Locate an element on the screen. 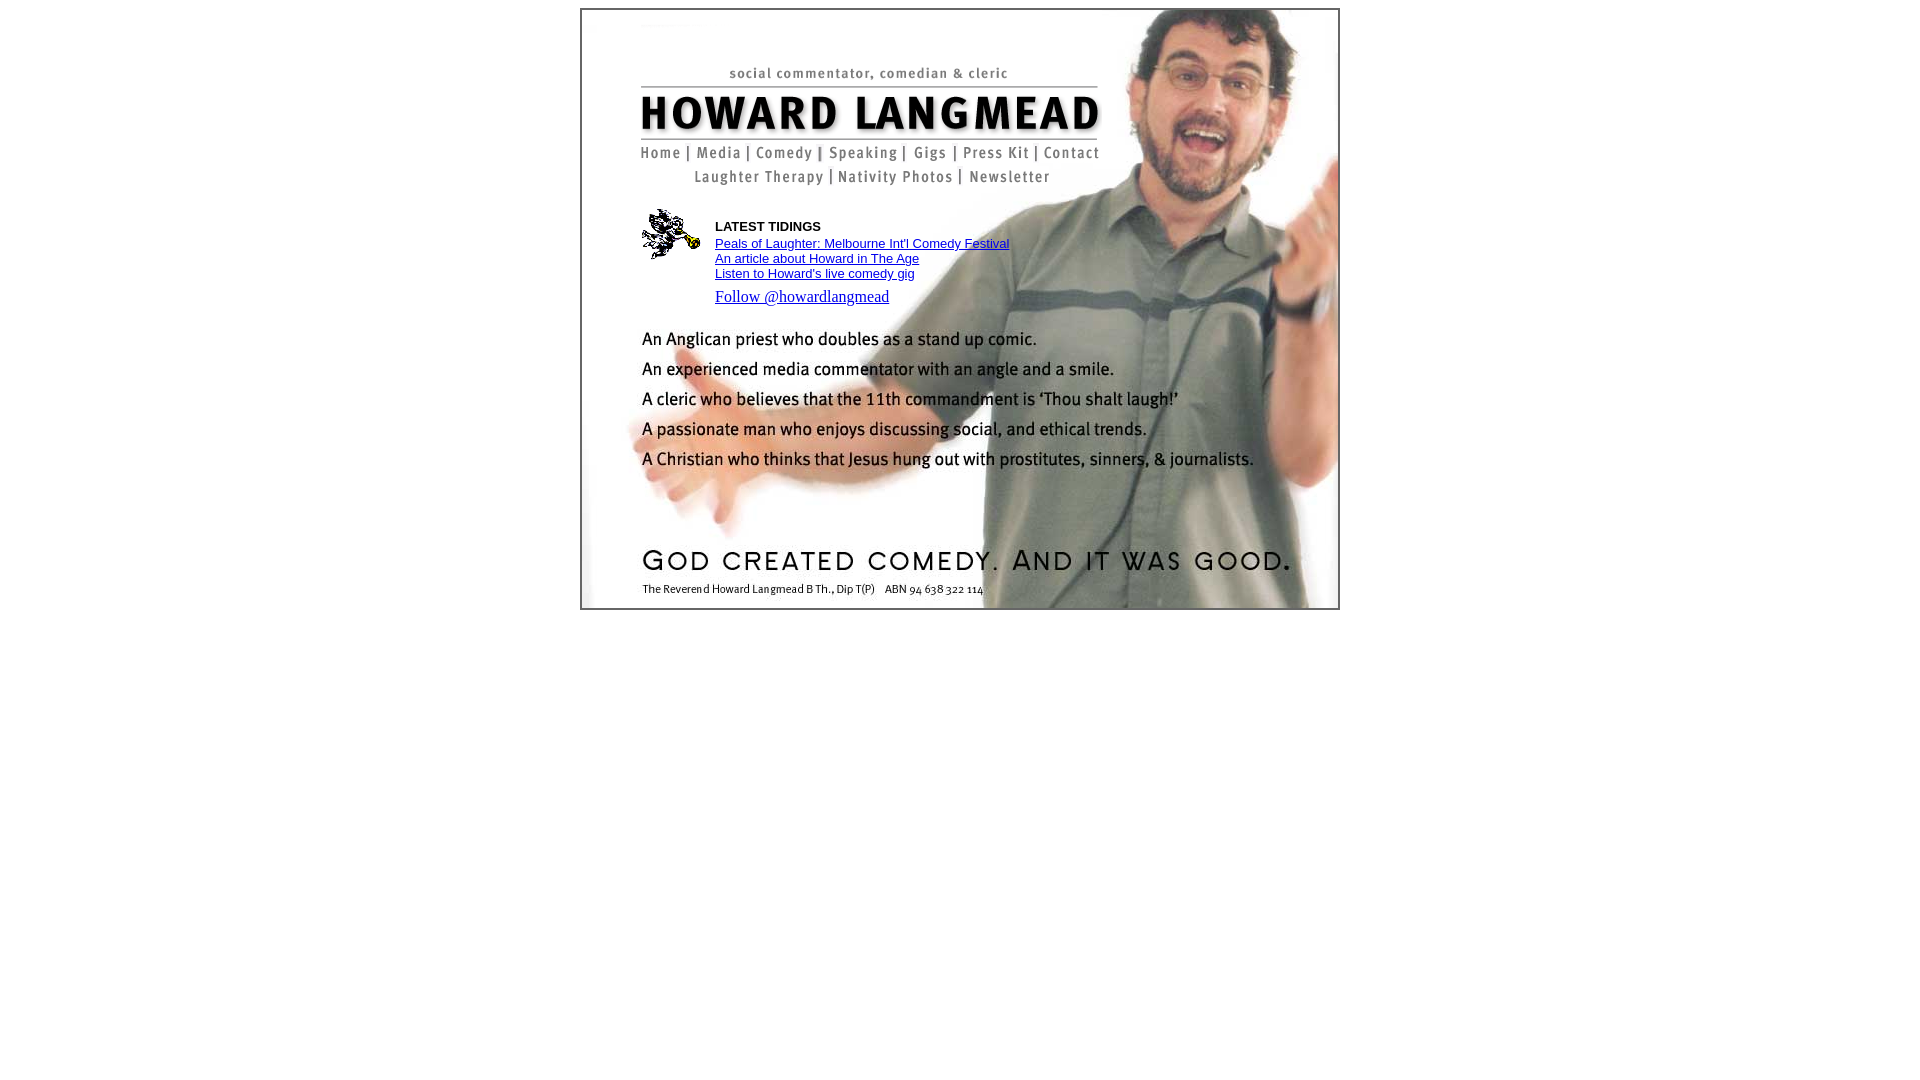  'An article about Howard in The Age' is located at coordinates (816, 257).